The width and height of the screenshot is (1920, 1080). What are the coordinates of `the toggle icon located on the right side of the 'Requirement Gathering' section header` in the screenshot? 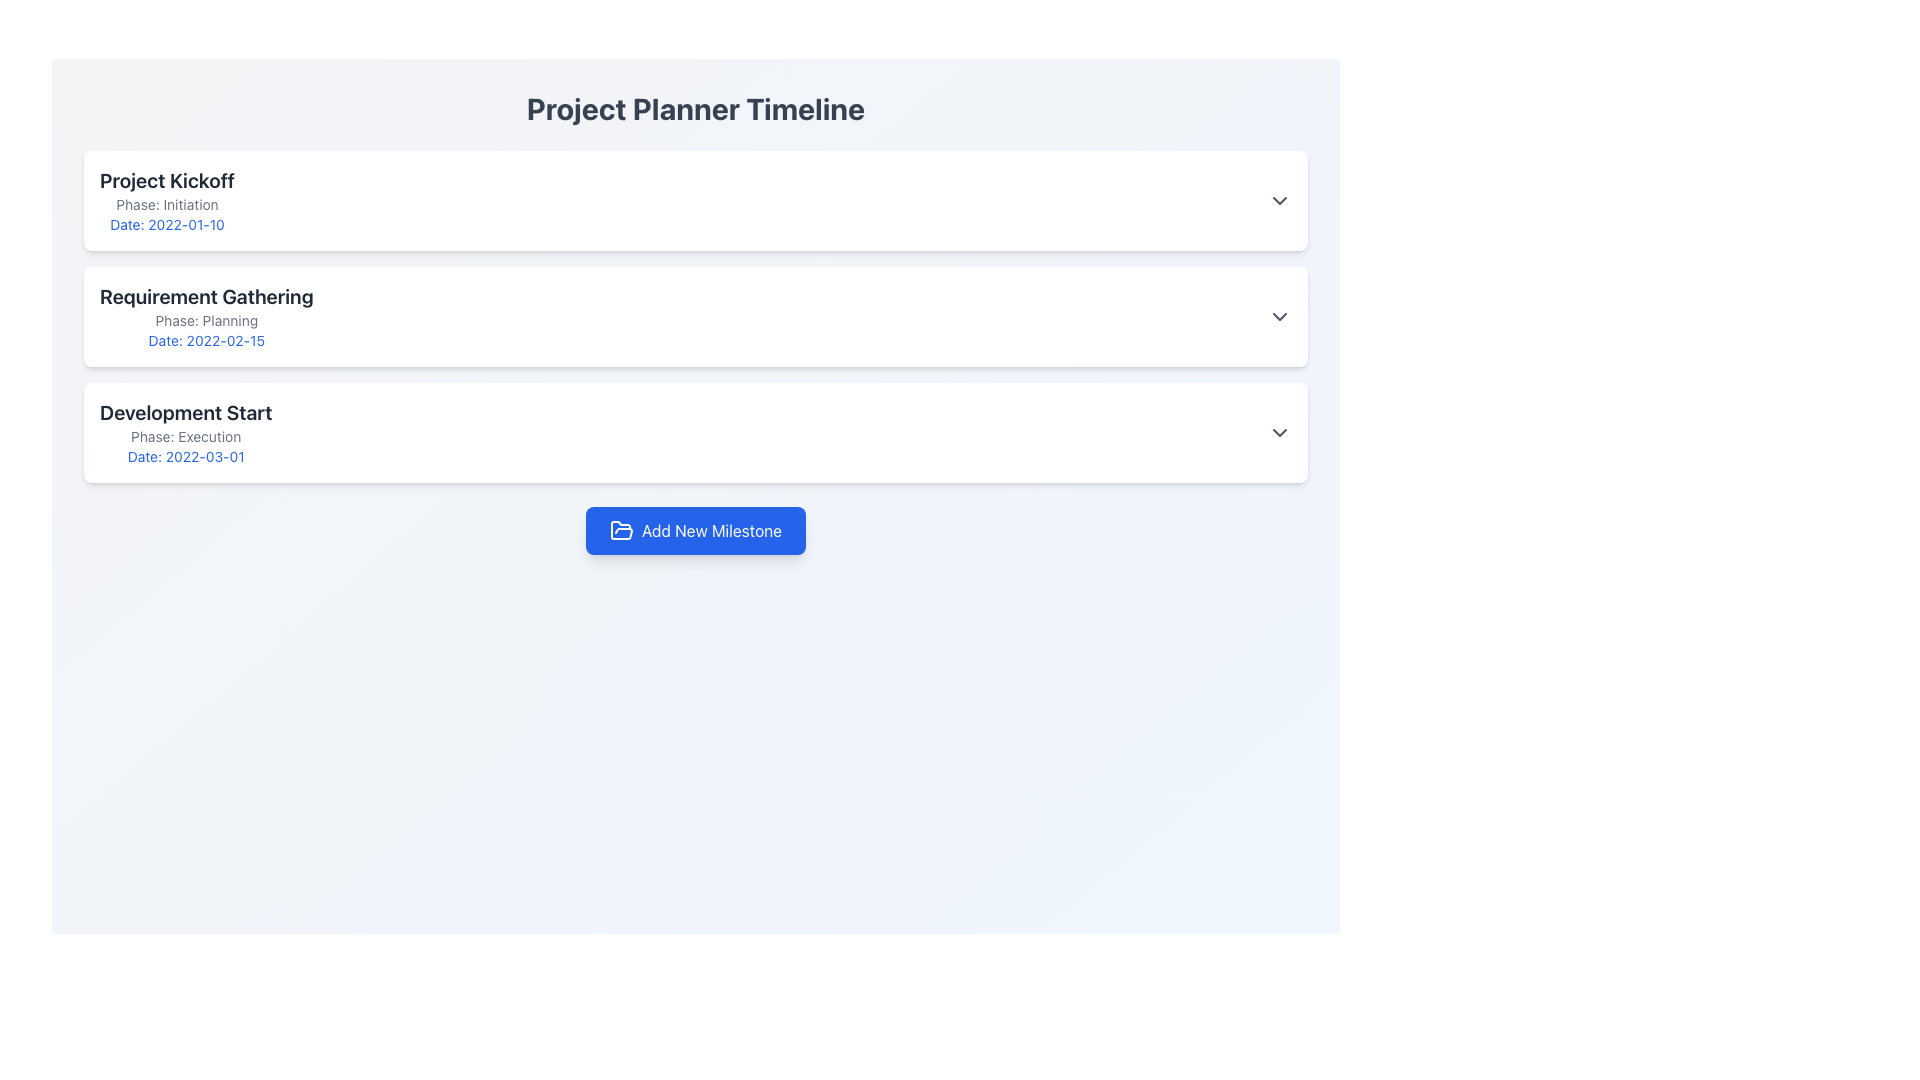 It's located at (1280, 315).